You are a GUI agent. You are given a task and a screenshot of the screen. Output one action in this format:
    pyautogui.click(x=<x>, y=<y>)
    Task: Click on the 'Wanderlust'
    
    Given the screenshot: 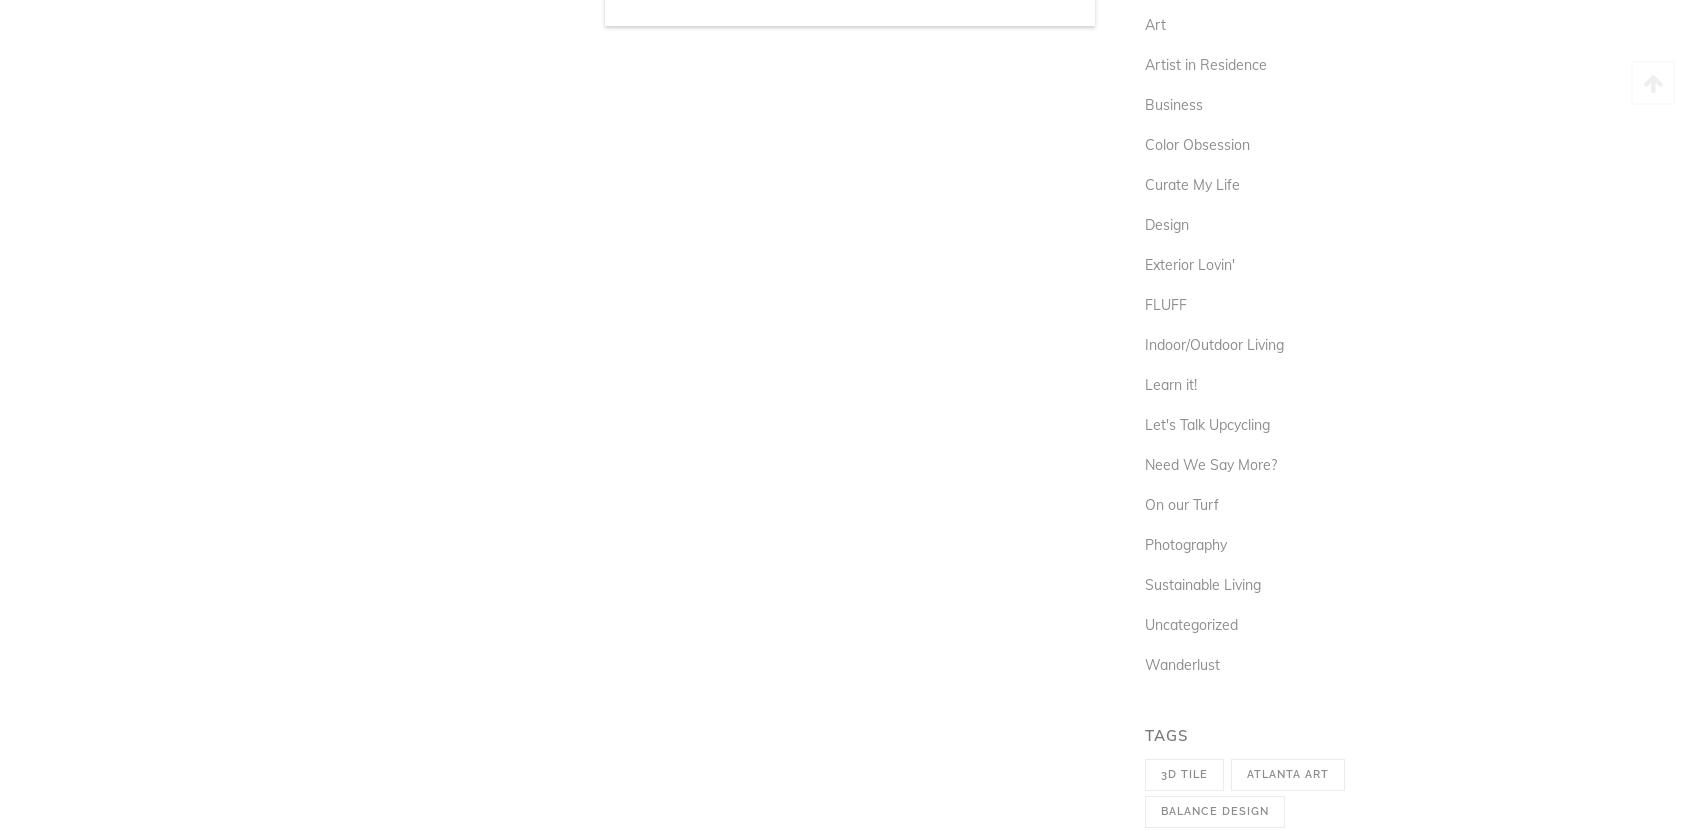 What is the action you would take?
    pyautogui.click(x=1144, y=664)
    